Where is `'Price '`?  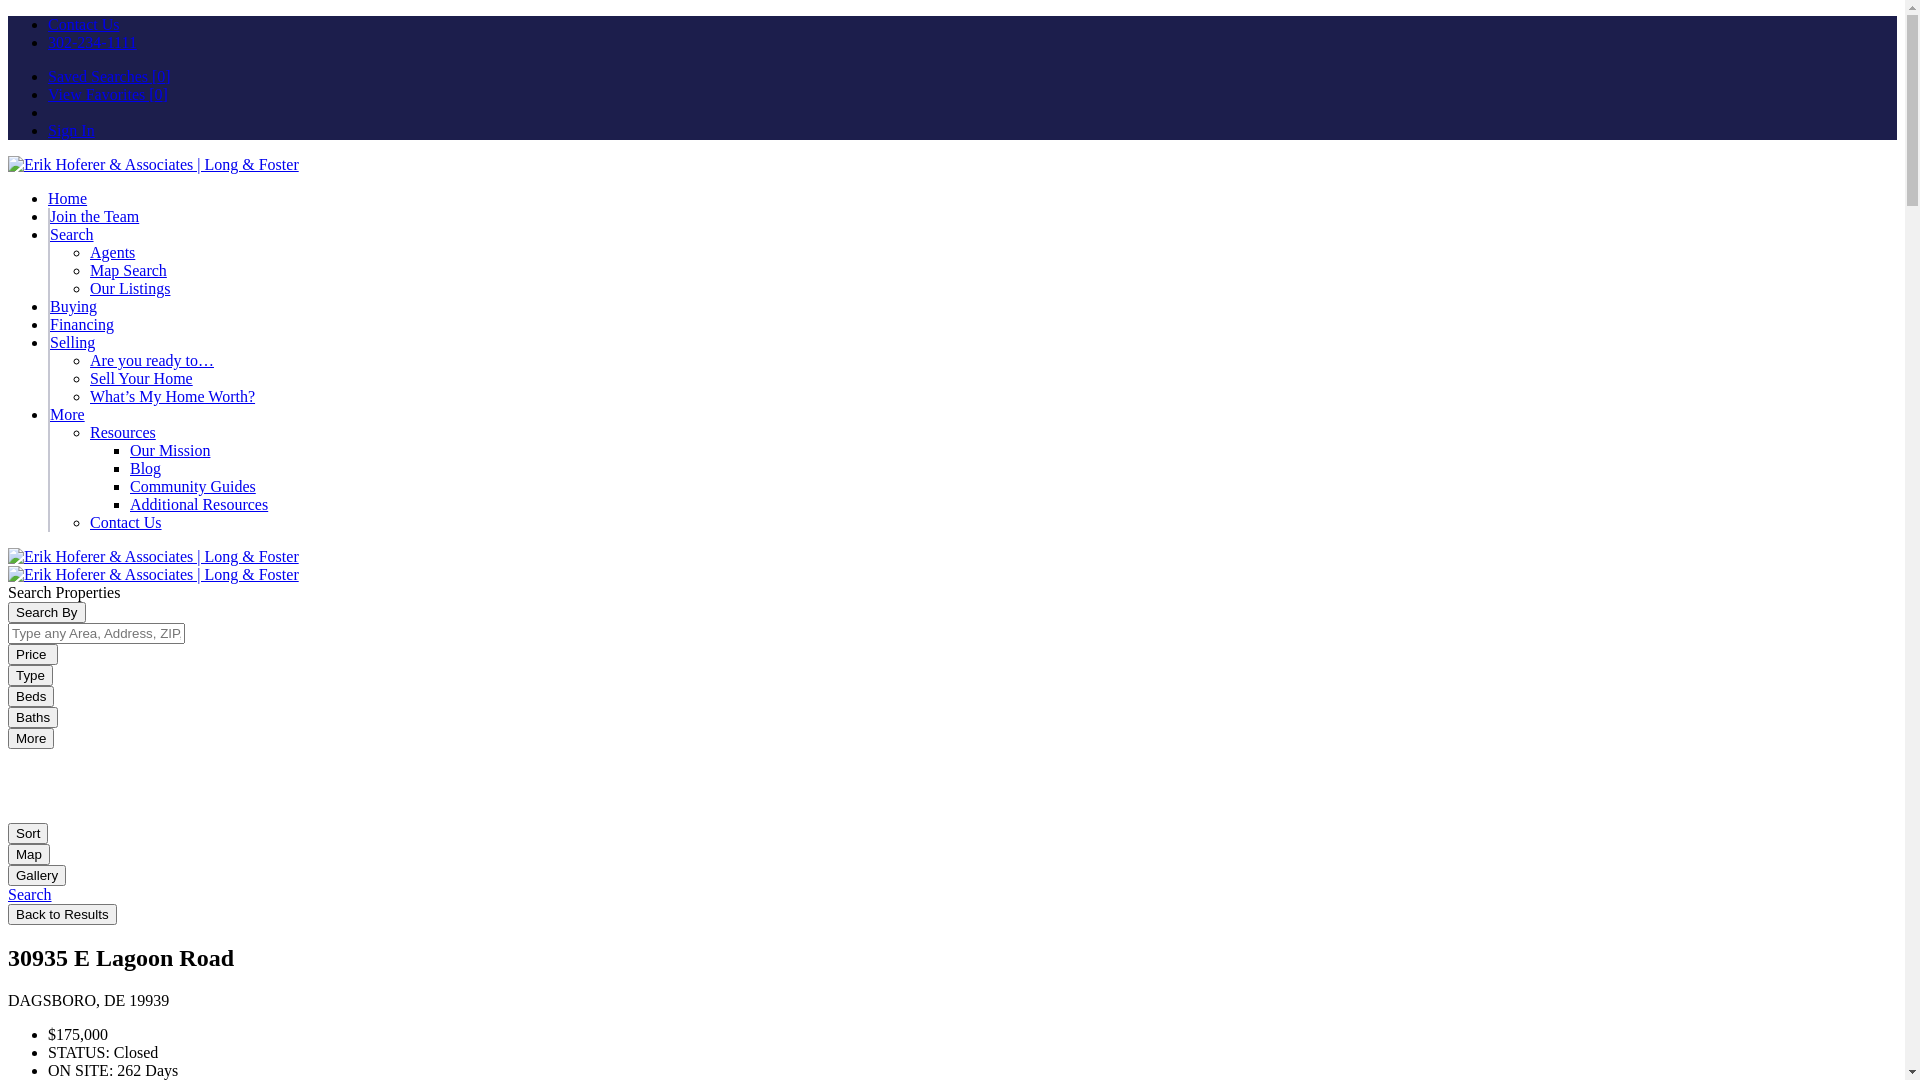
'Price ' is located at coordinates (33, 654).